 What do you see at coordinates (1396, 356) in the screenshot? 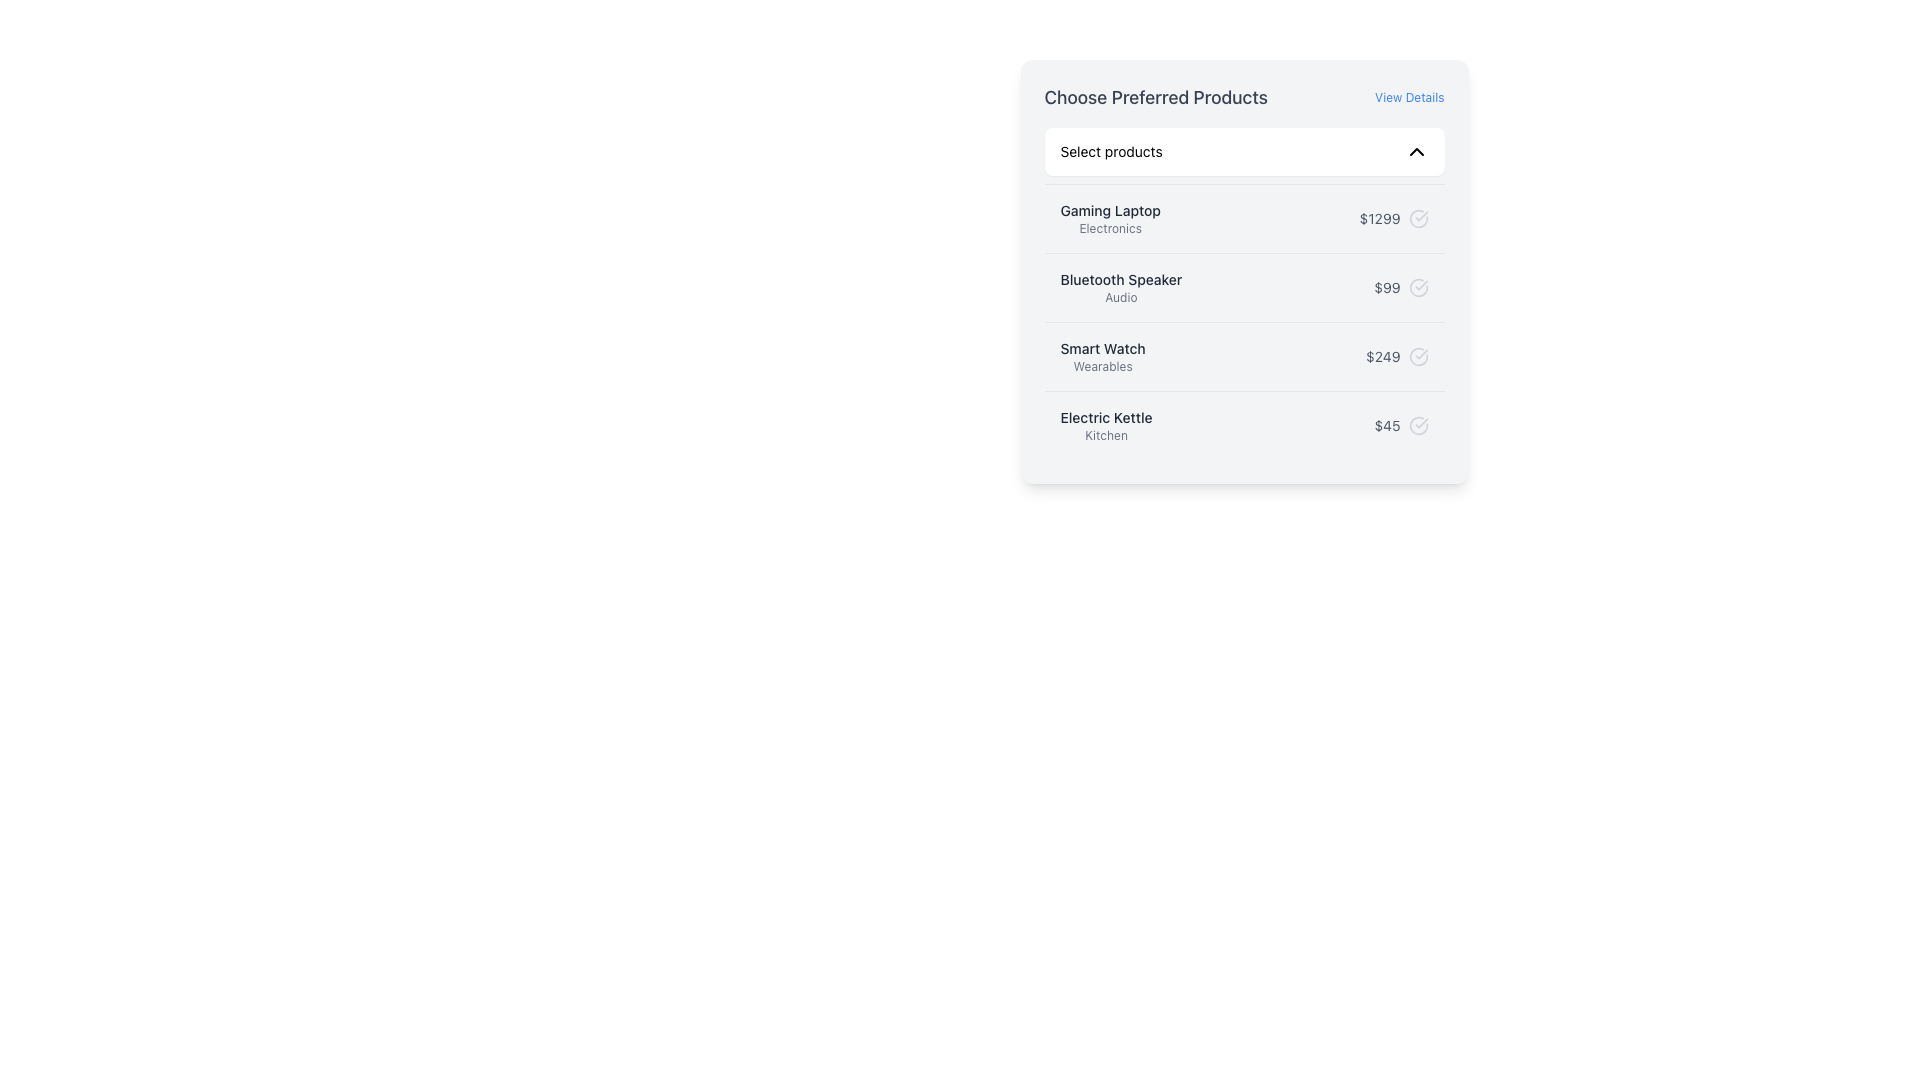
I see `the price label in the 'Choose Preferred Products' section that displays the price for the 'Smart Watch' product, which is styled in dark gray text and has a circular icon to its right` at bounding box center [1396, 356].